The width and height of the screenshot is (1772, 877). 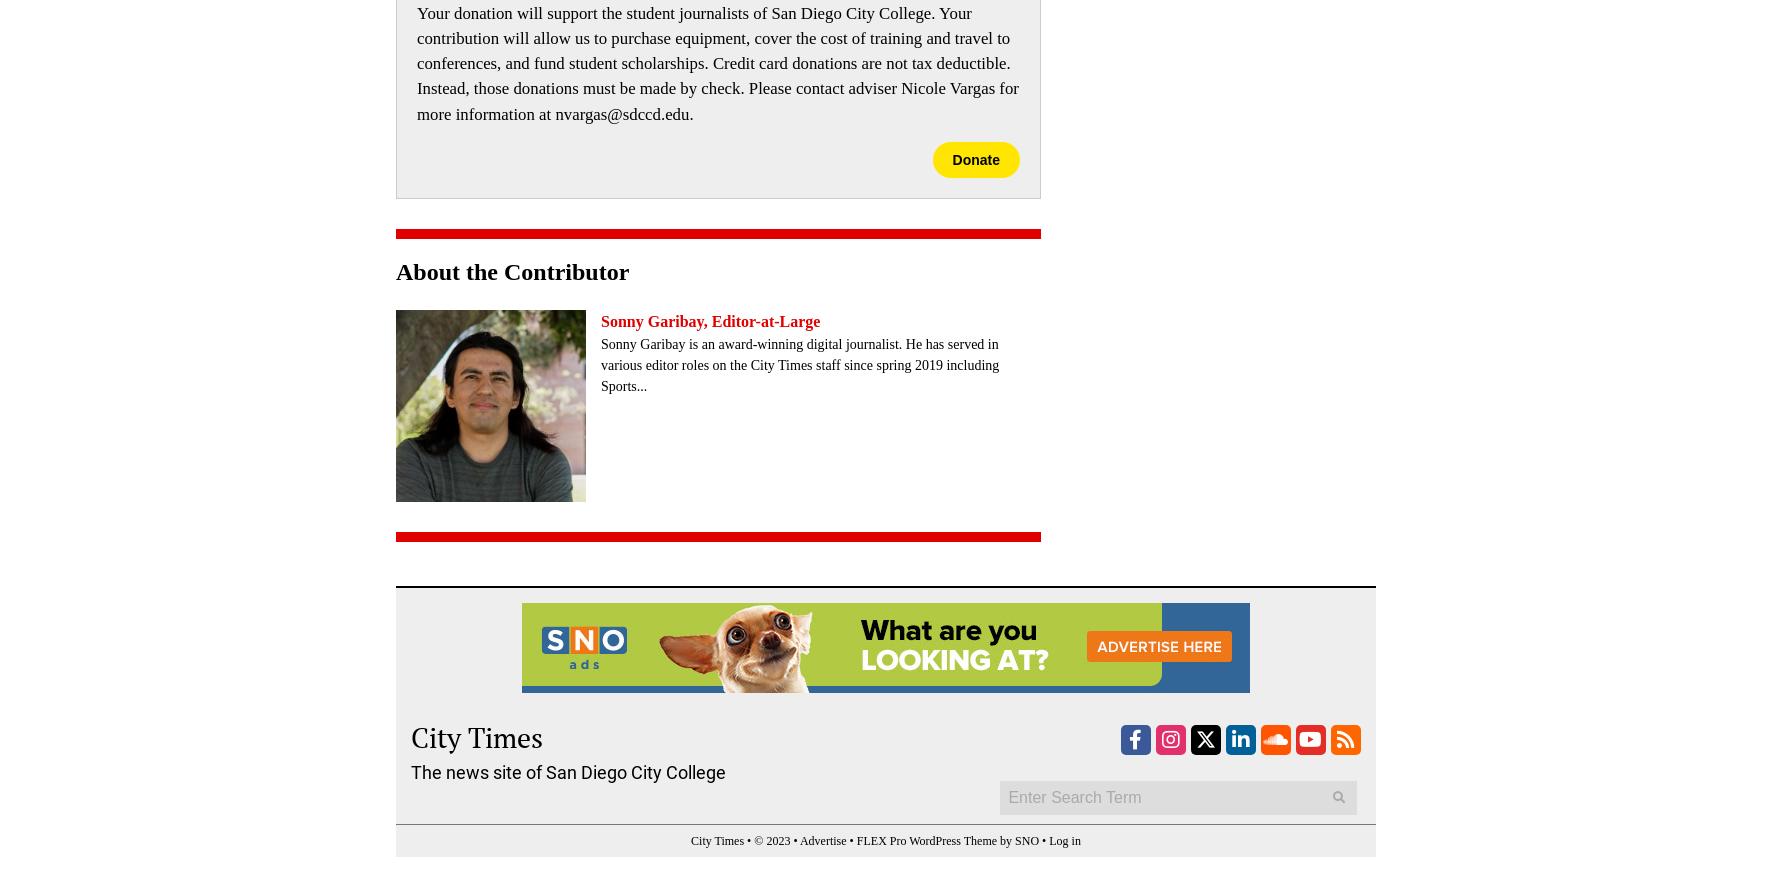 What do you see at coordinates (716, 841) in the screenshot?
I see `'City Times'` at bounding box center [716, 841].